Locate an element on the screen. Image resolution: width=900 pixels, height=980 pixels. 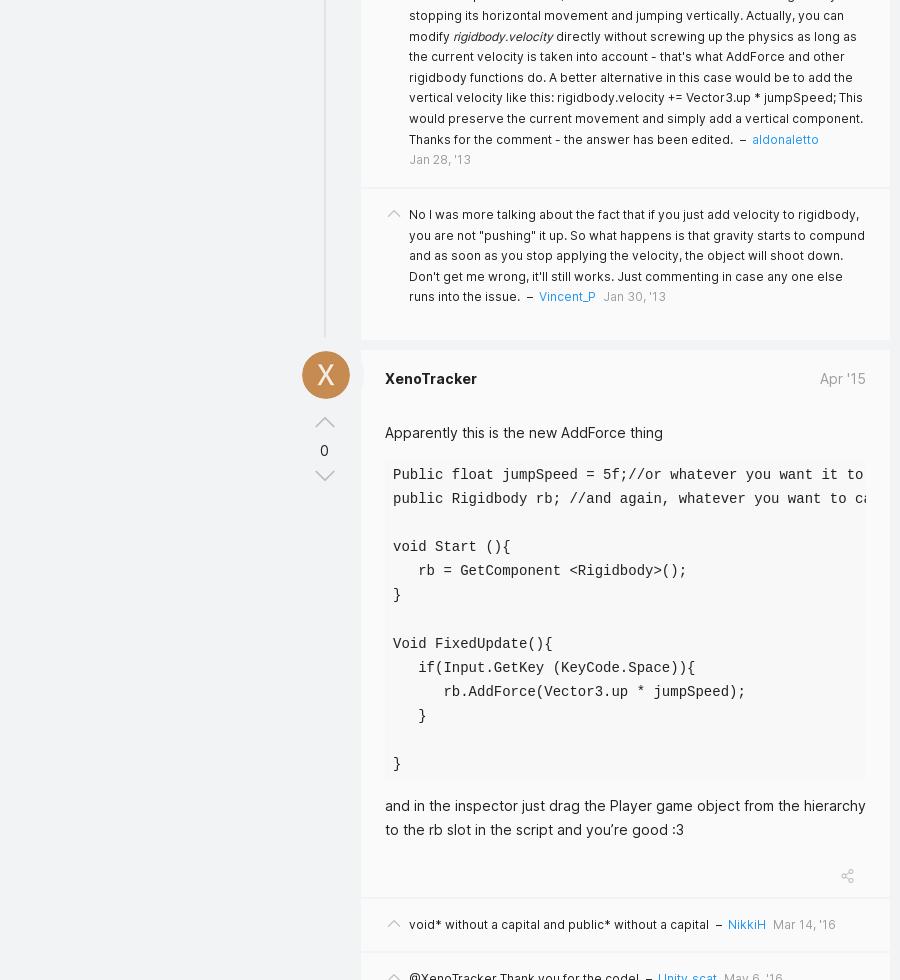
'and in the inspector just drag the Player game object from the hierarchy to the rb slot in the script and you’re good :3' is located at coordinates (625, 817).